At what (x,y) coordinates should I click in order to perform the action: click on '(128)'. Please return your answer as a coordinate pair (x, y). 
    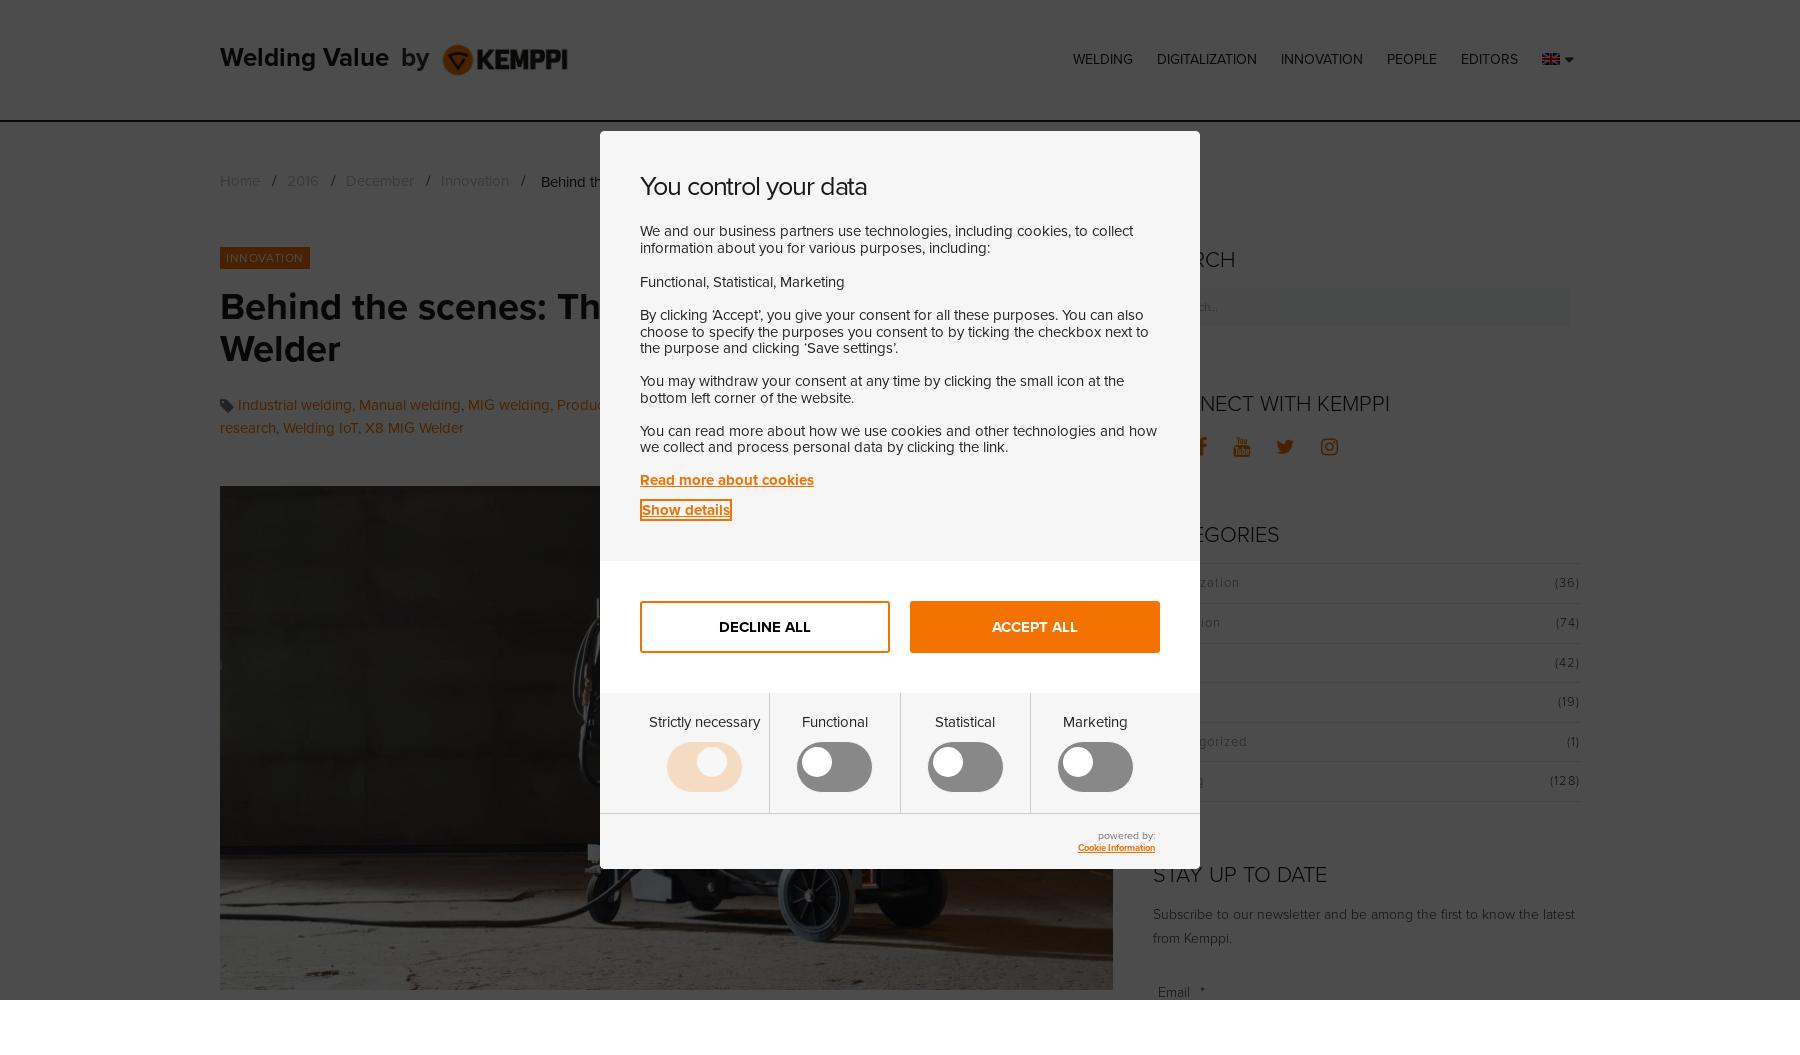
    Looking at the image, I should click on (1564, 780).